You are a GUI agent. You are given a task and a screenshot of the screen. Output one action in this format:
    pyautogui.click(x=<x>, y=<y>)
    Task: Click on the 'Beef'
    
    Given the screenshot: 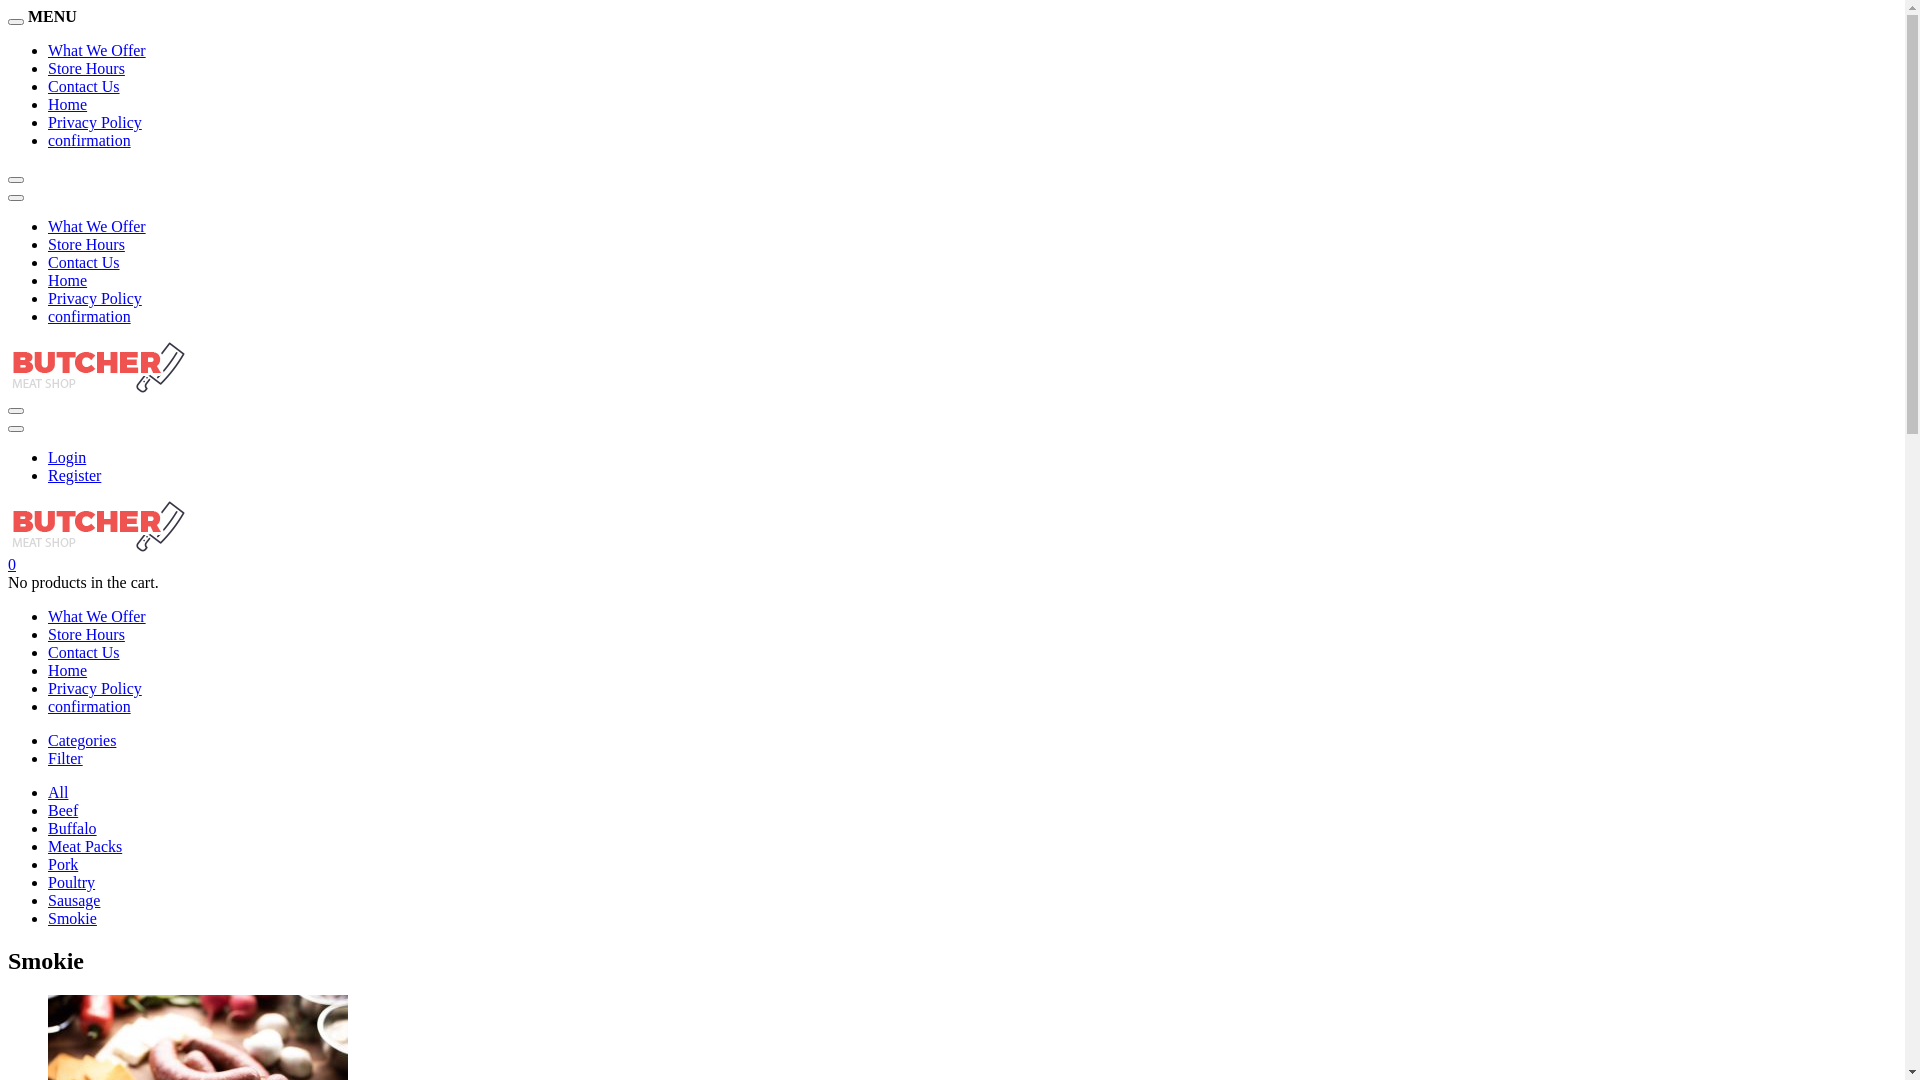 What is the action you would take?
    pyautogui.click(x=62, y=810)
    